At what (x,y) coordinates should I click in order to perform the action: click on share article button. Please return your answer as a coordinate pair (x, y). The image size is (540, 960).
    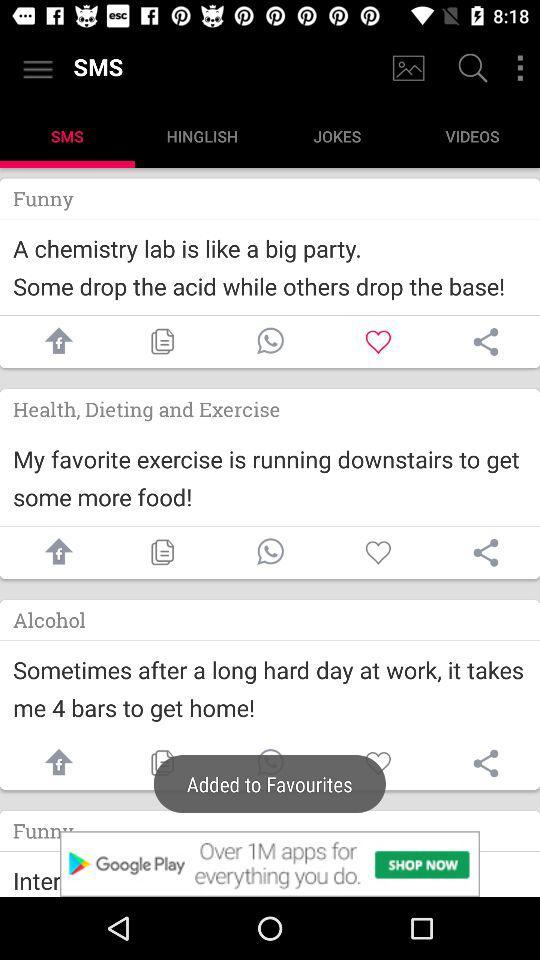
    Looking at the image, I should click on (485, 552).